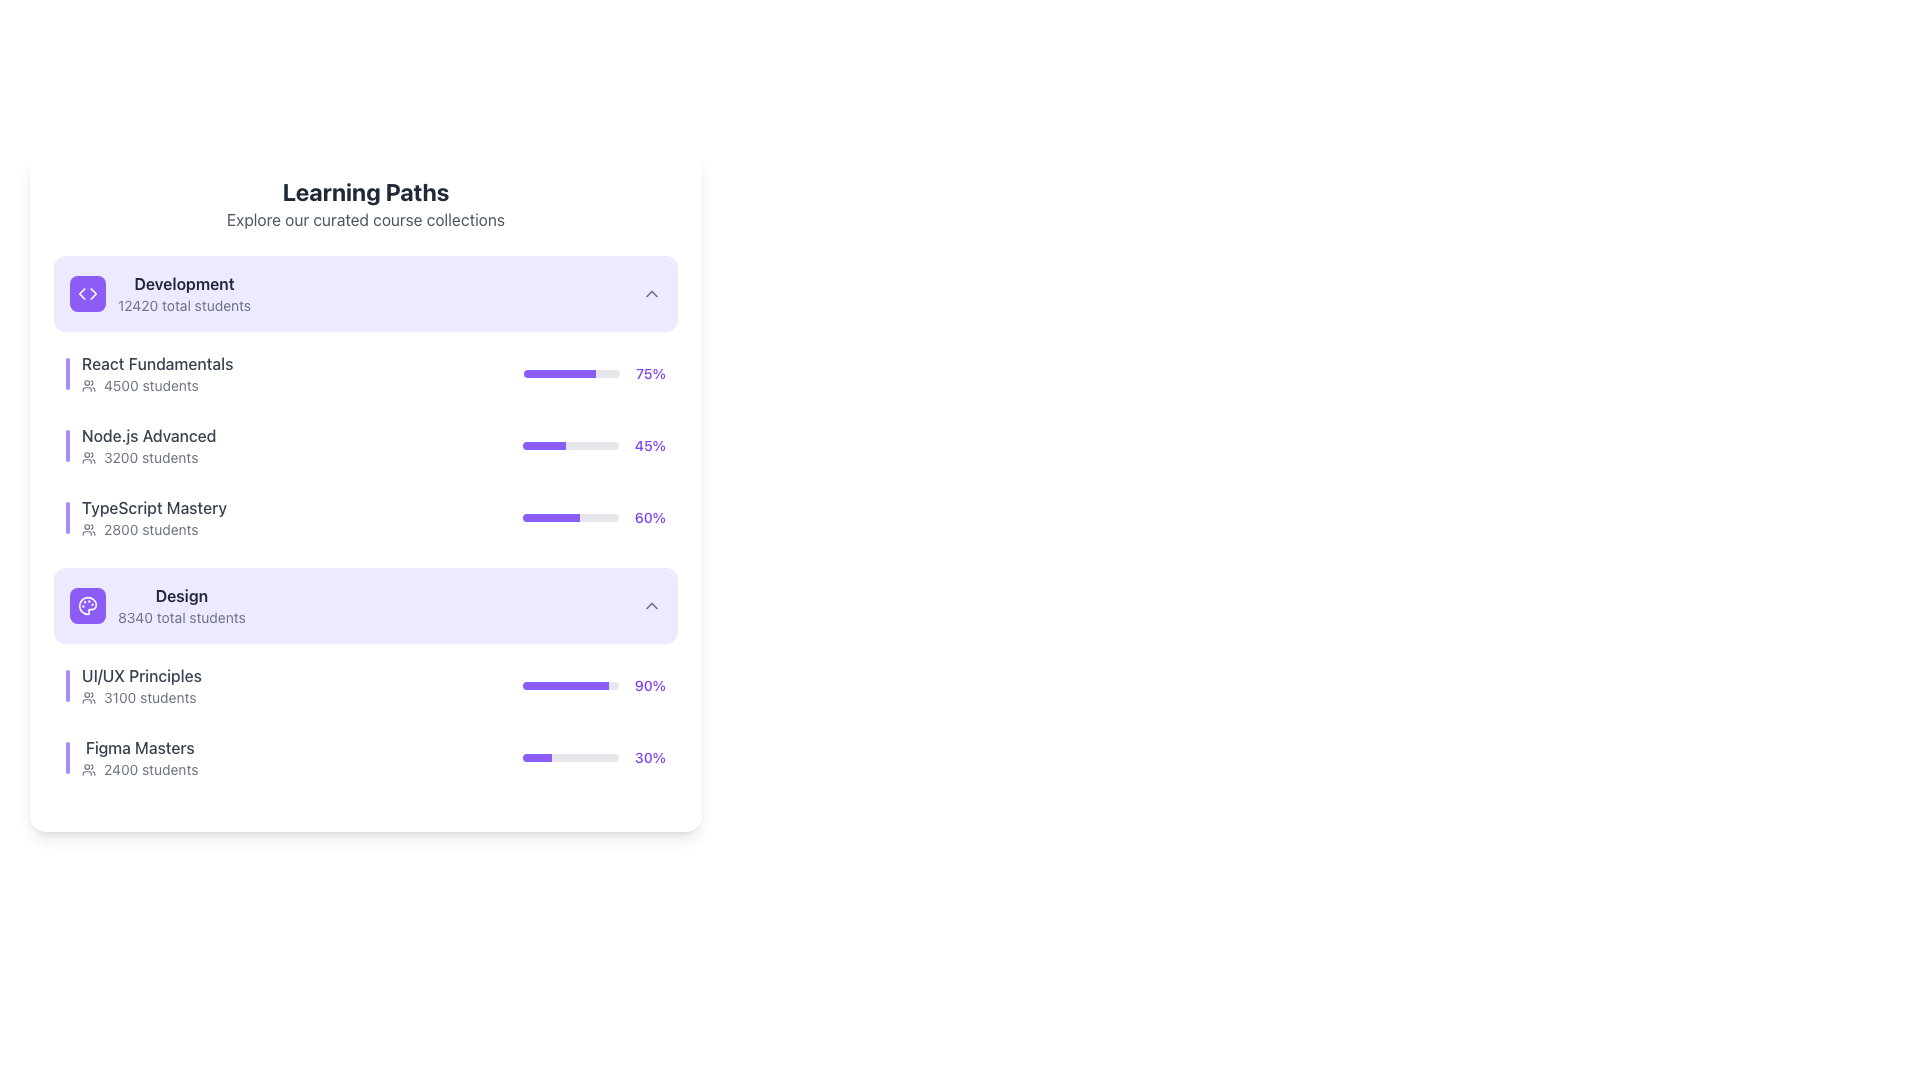 The image size is (1920, 1080). Describe the element at coordinates (150, 769) in the screenshot. I see `the text label displaying the total number of students enrolled in the 'Figma Masters' course, located in the 'Figma Masters' subsection under the 'Design' category` at that location.